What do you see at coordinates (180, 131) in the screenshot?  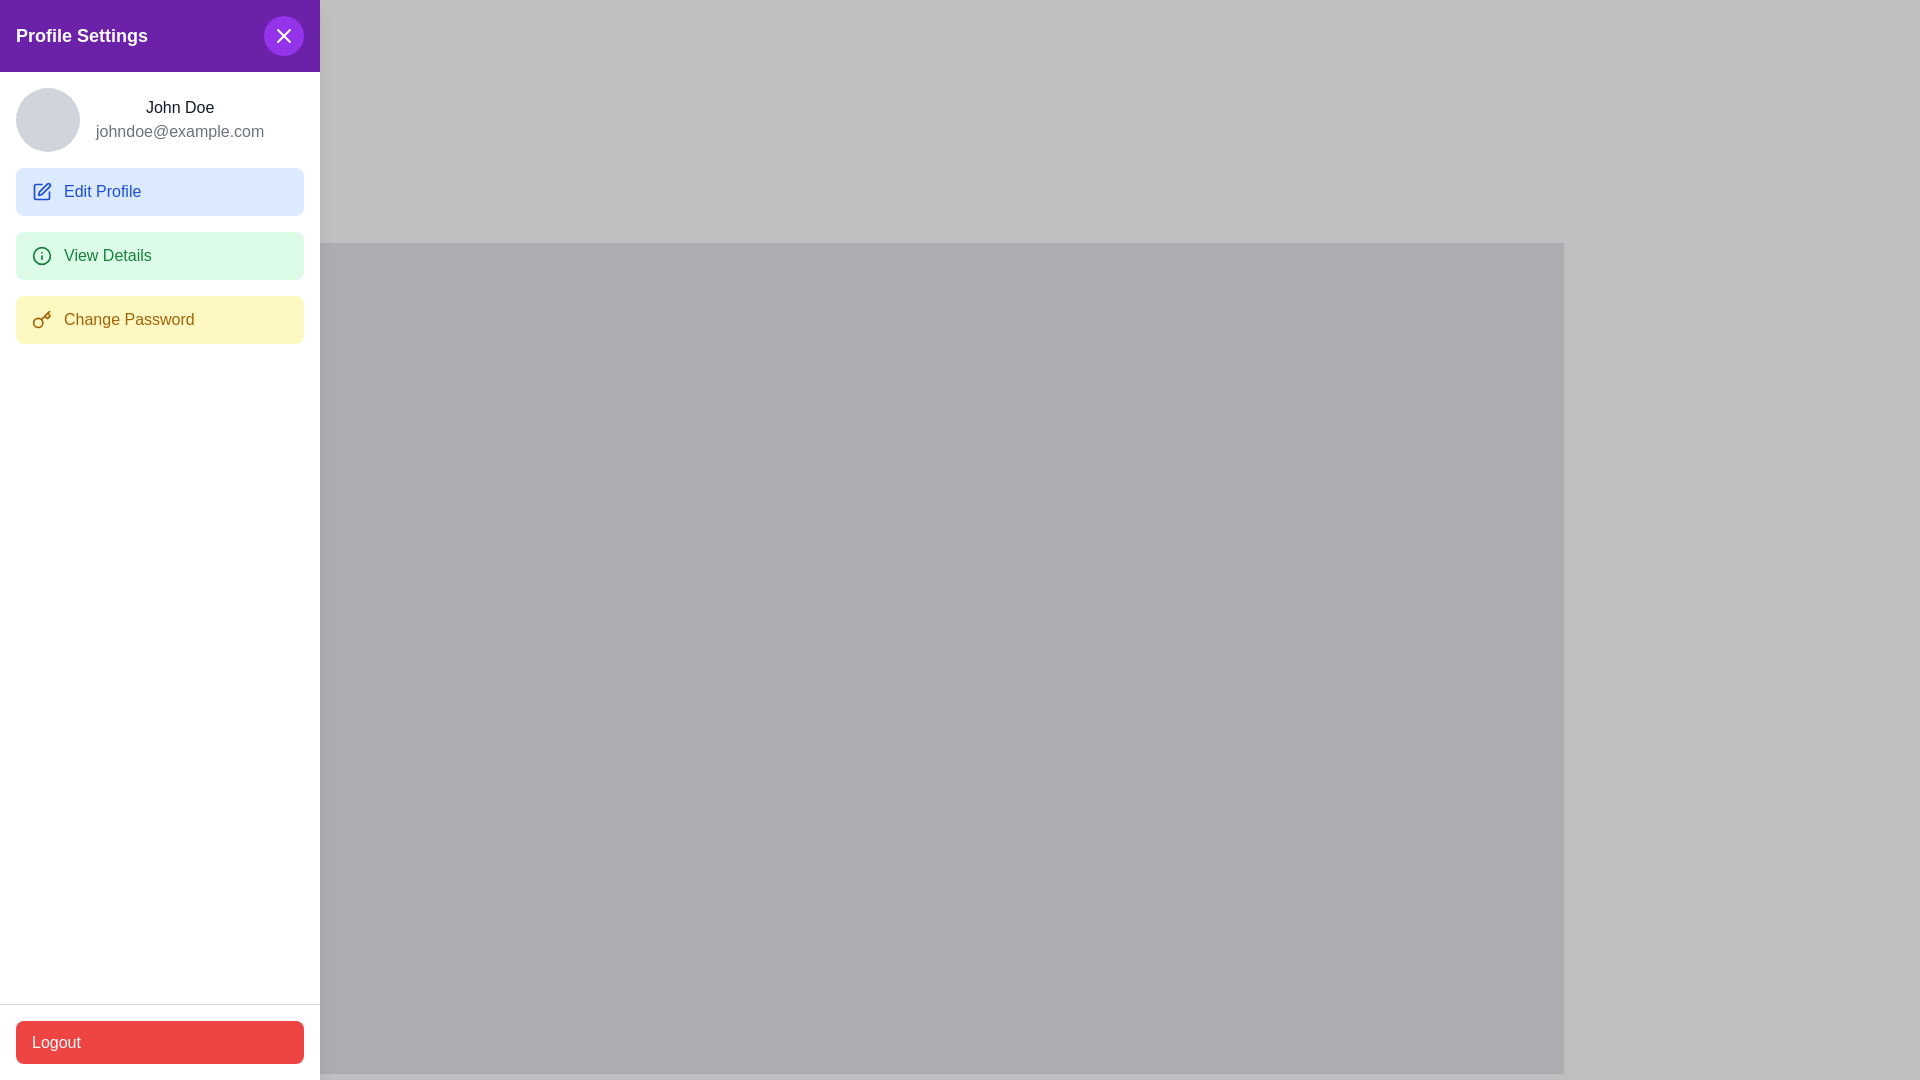 I see `the text label displaying the user's email address, located directly underneath 'John Doe' in the profile panel` at bounding box center [180, 131].